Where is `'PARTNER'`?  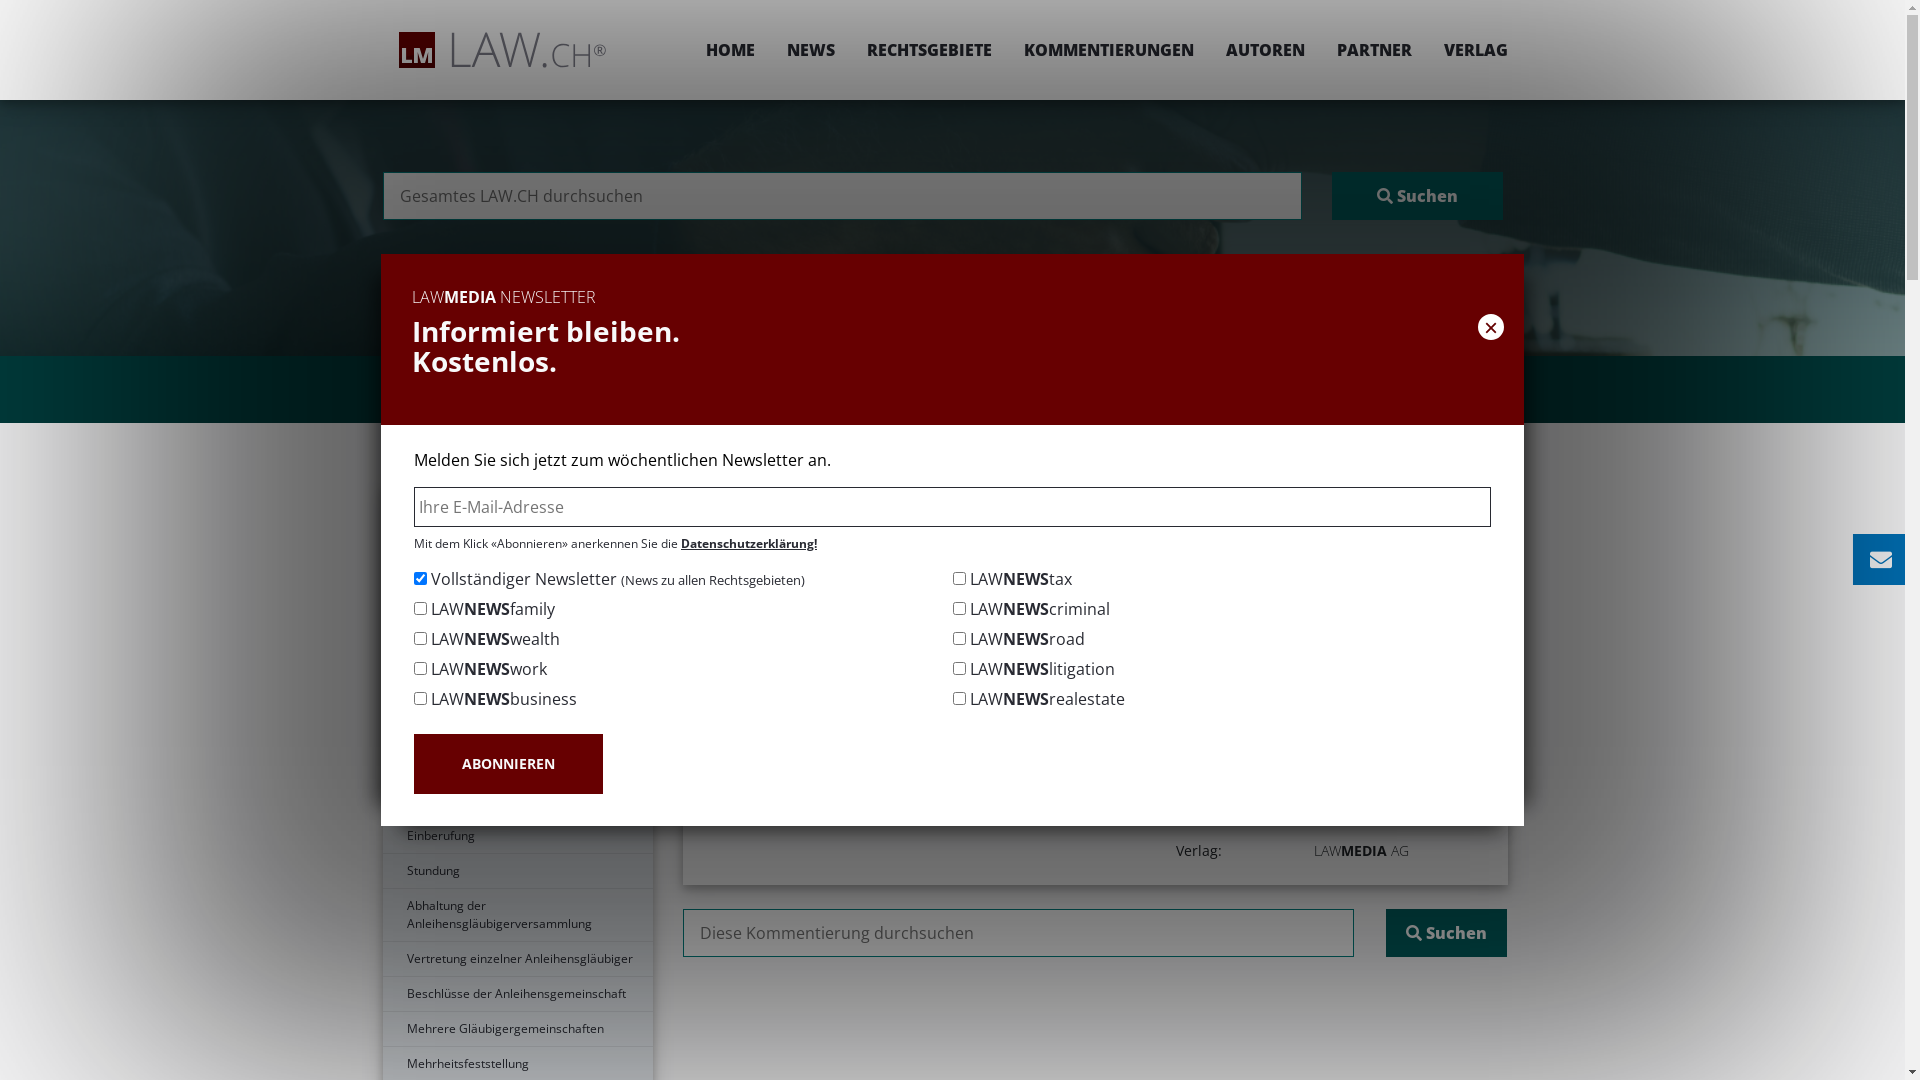
'PARTNER' is located at coordinates (1320, 49).